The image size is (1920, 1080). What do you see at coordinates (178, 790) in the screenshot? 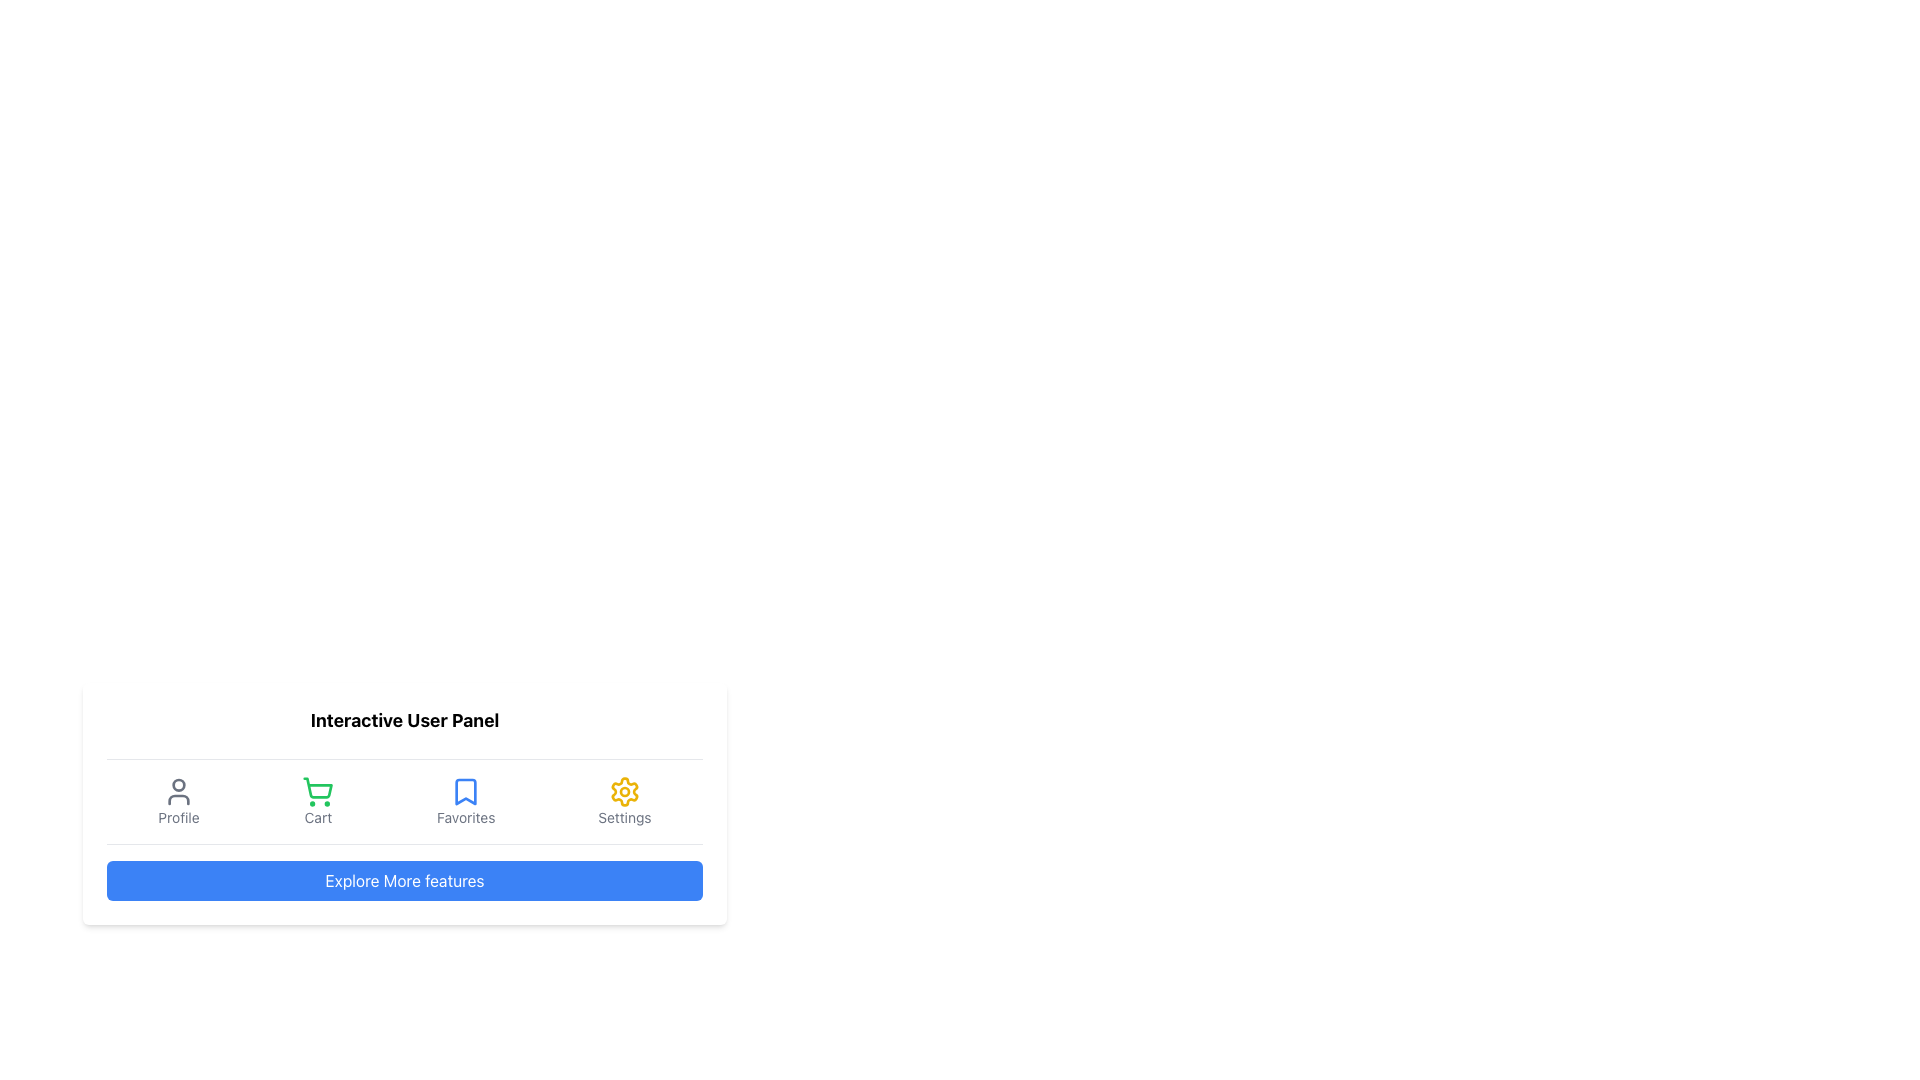
I see `the profile icon, which is a simplified user silhouette with a circular head and semi-circular body` at bounding box center [178, 790].